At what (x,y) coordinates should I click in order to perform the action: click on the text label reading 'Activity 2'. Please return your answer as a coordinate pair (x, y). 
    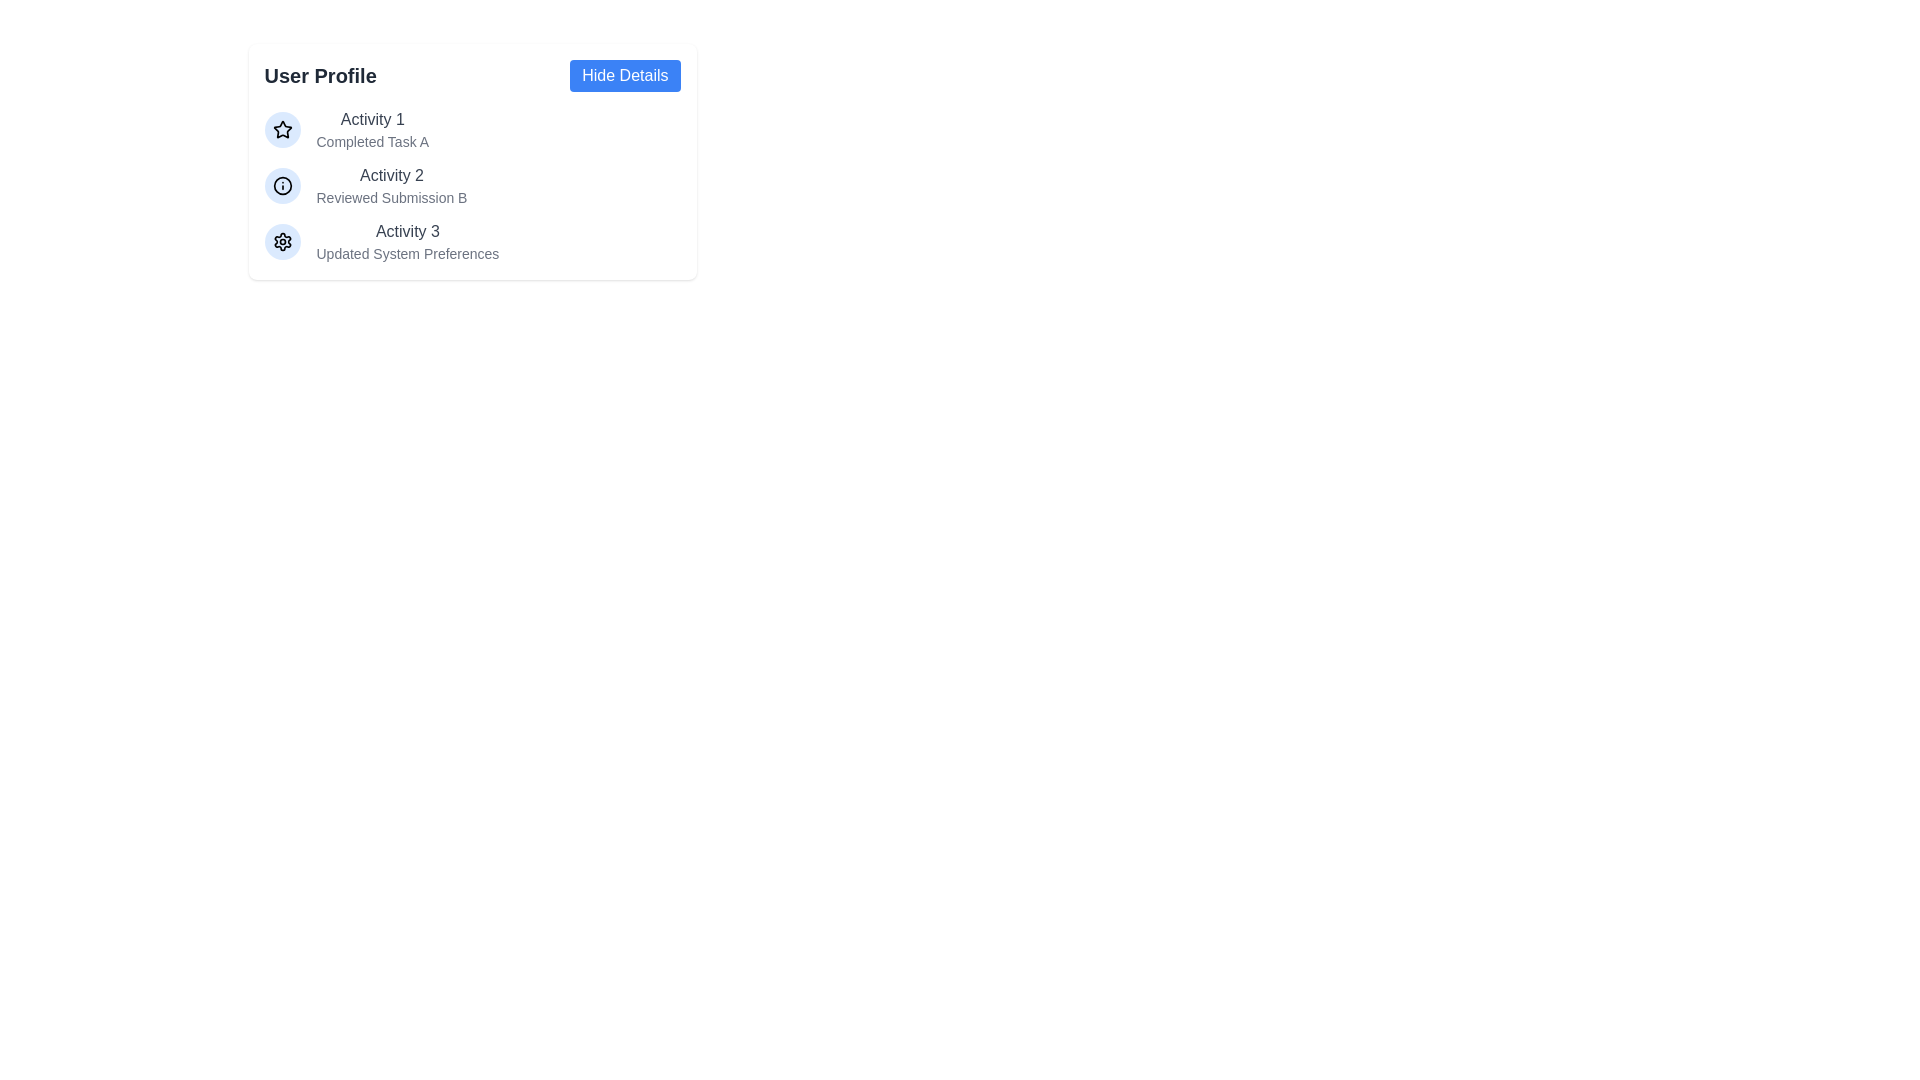
    Looking at the image, I should click on (392, 175).